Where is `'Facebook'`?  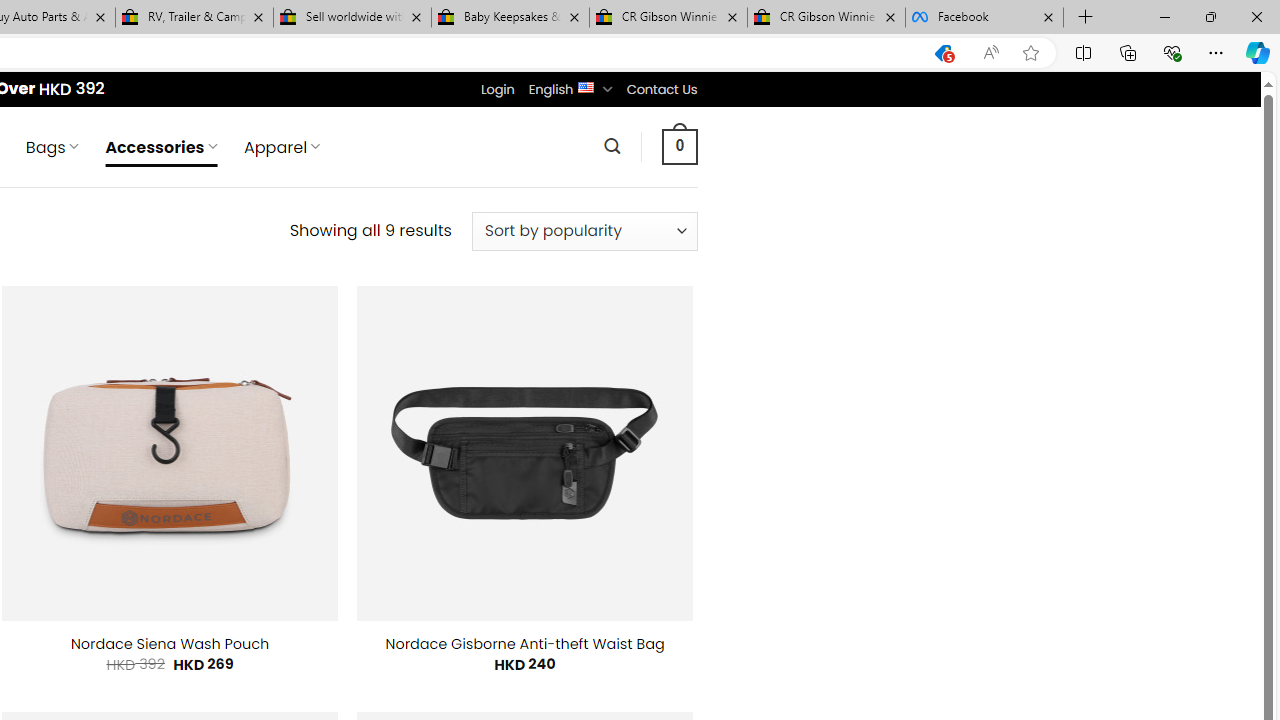 'Facebook' is located at coordinates (984, 17).